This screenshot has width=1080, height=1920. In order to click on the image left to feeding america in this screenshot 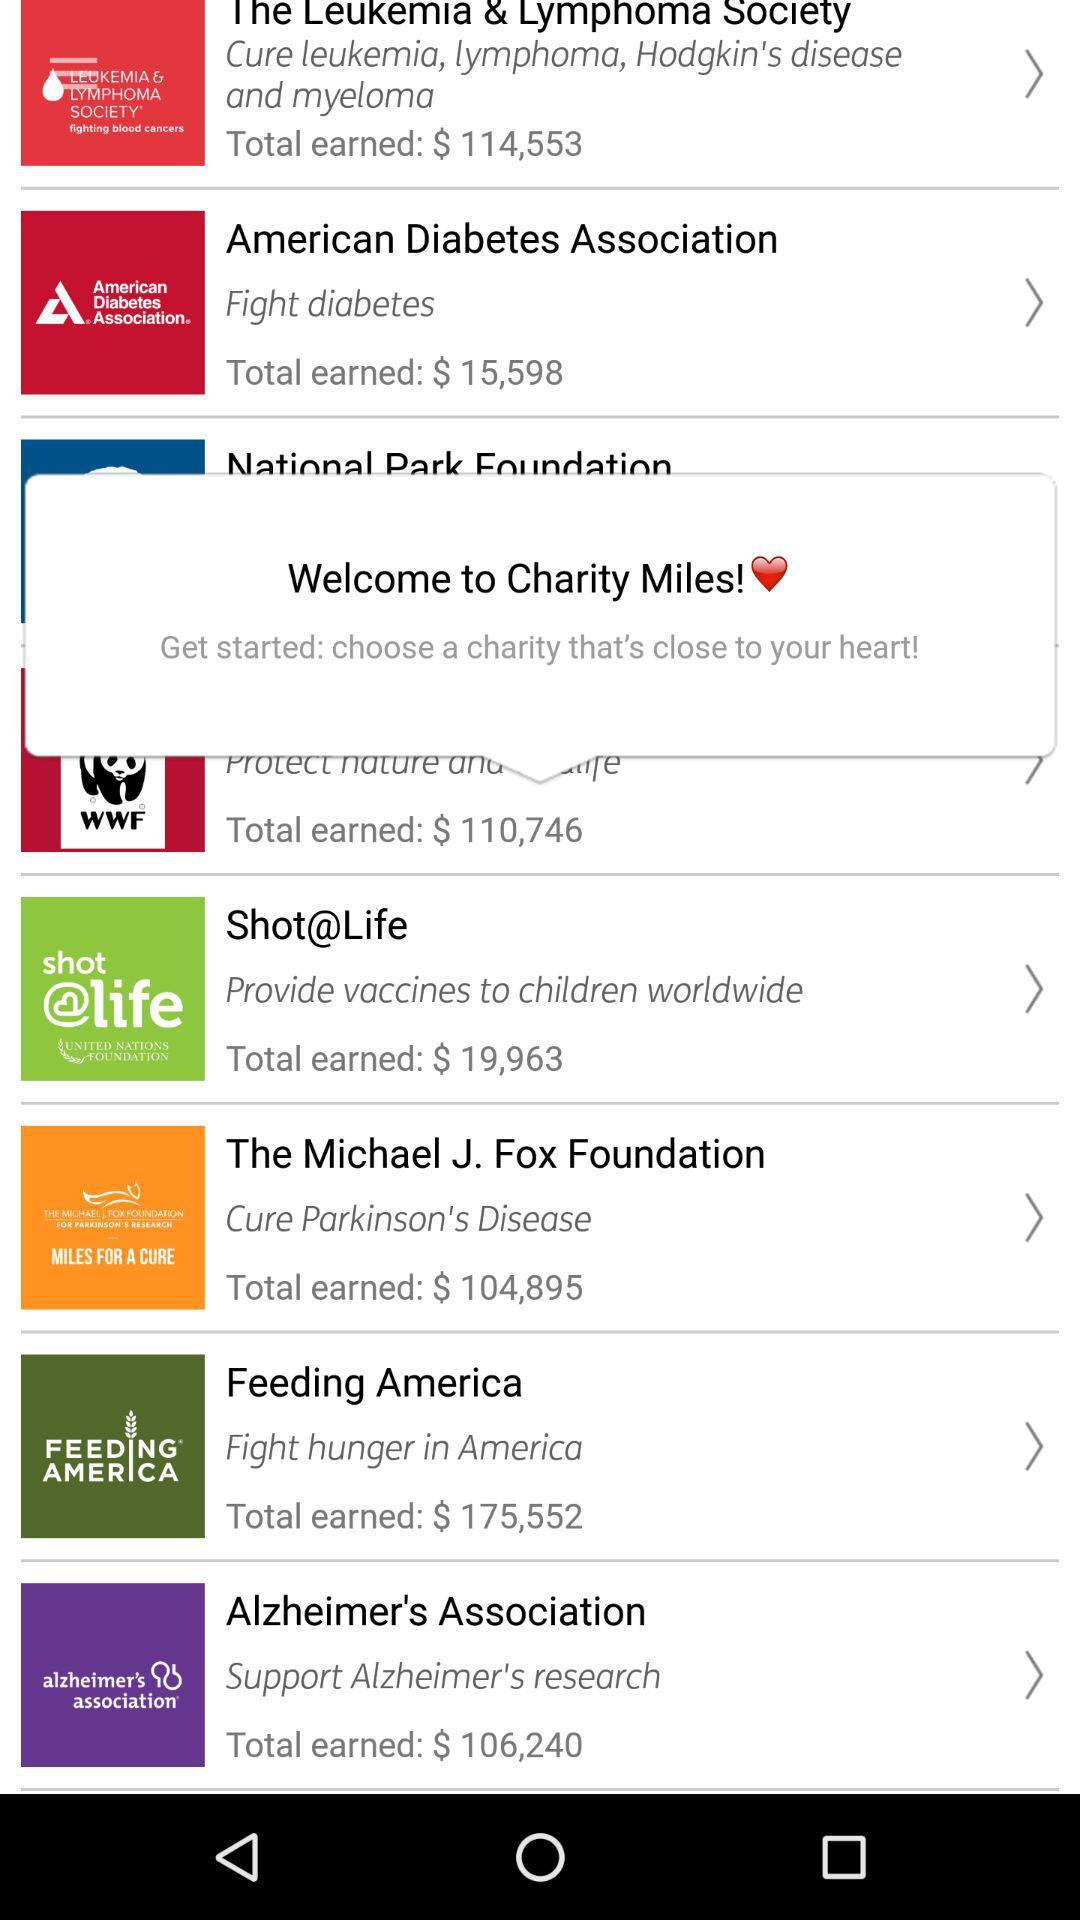, I will do `click(112, 1446)`.